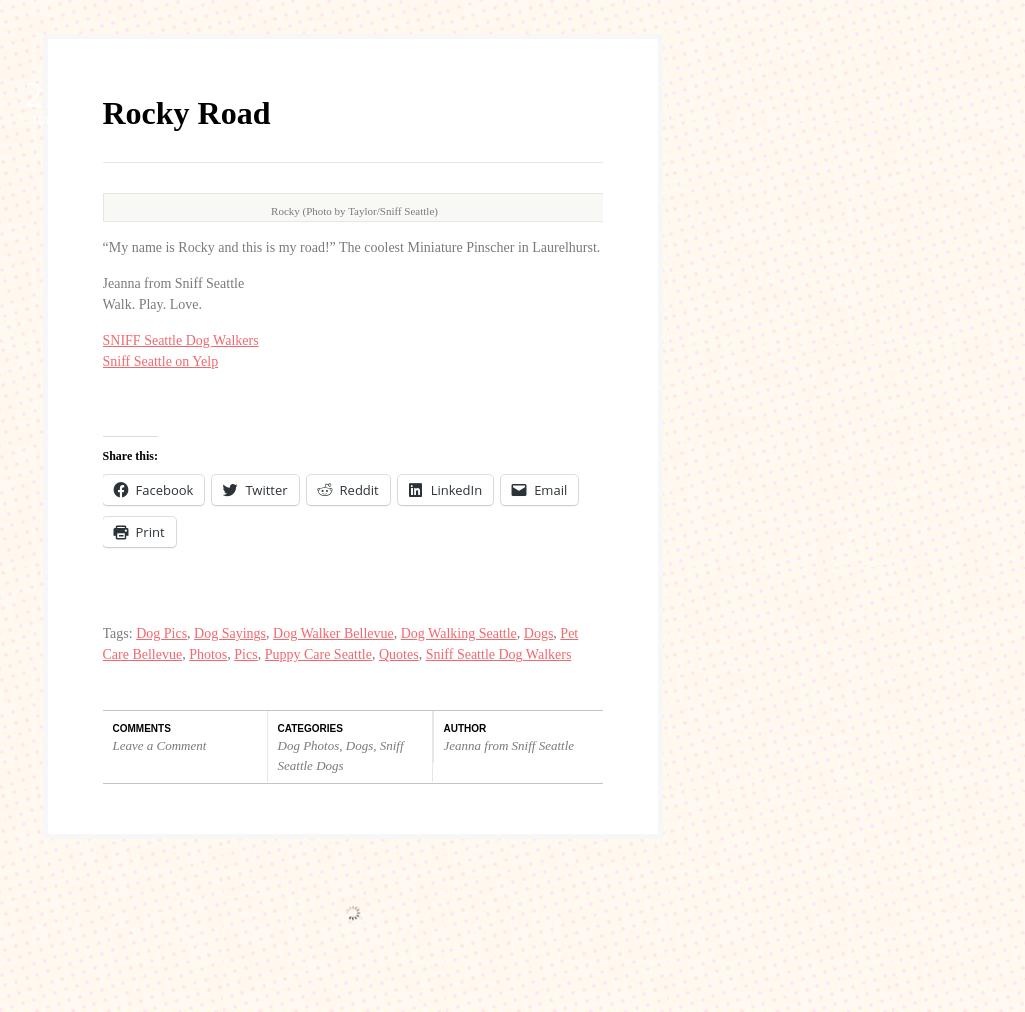 This screenshot has height=1012, width=1025. What do you see at coordinates (455, 113) in the screenshot?
I see `'LinkedIn'` at bounding box center [455, 113].